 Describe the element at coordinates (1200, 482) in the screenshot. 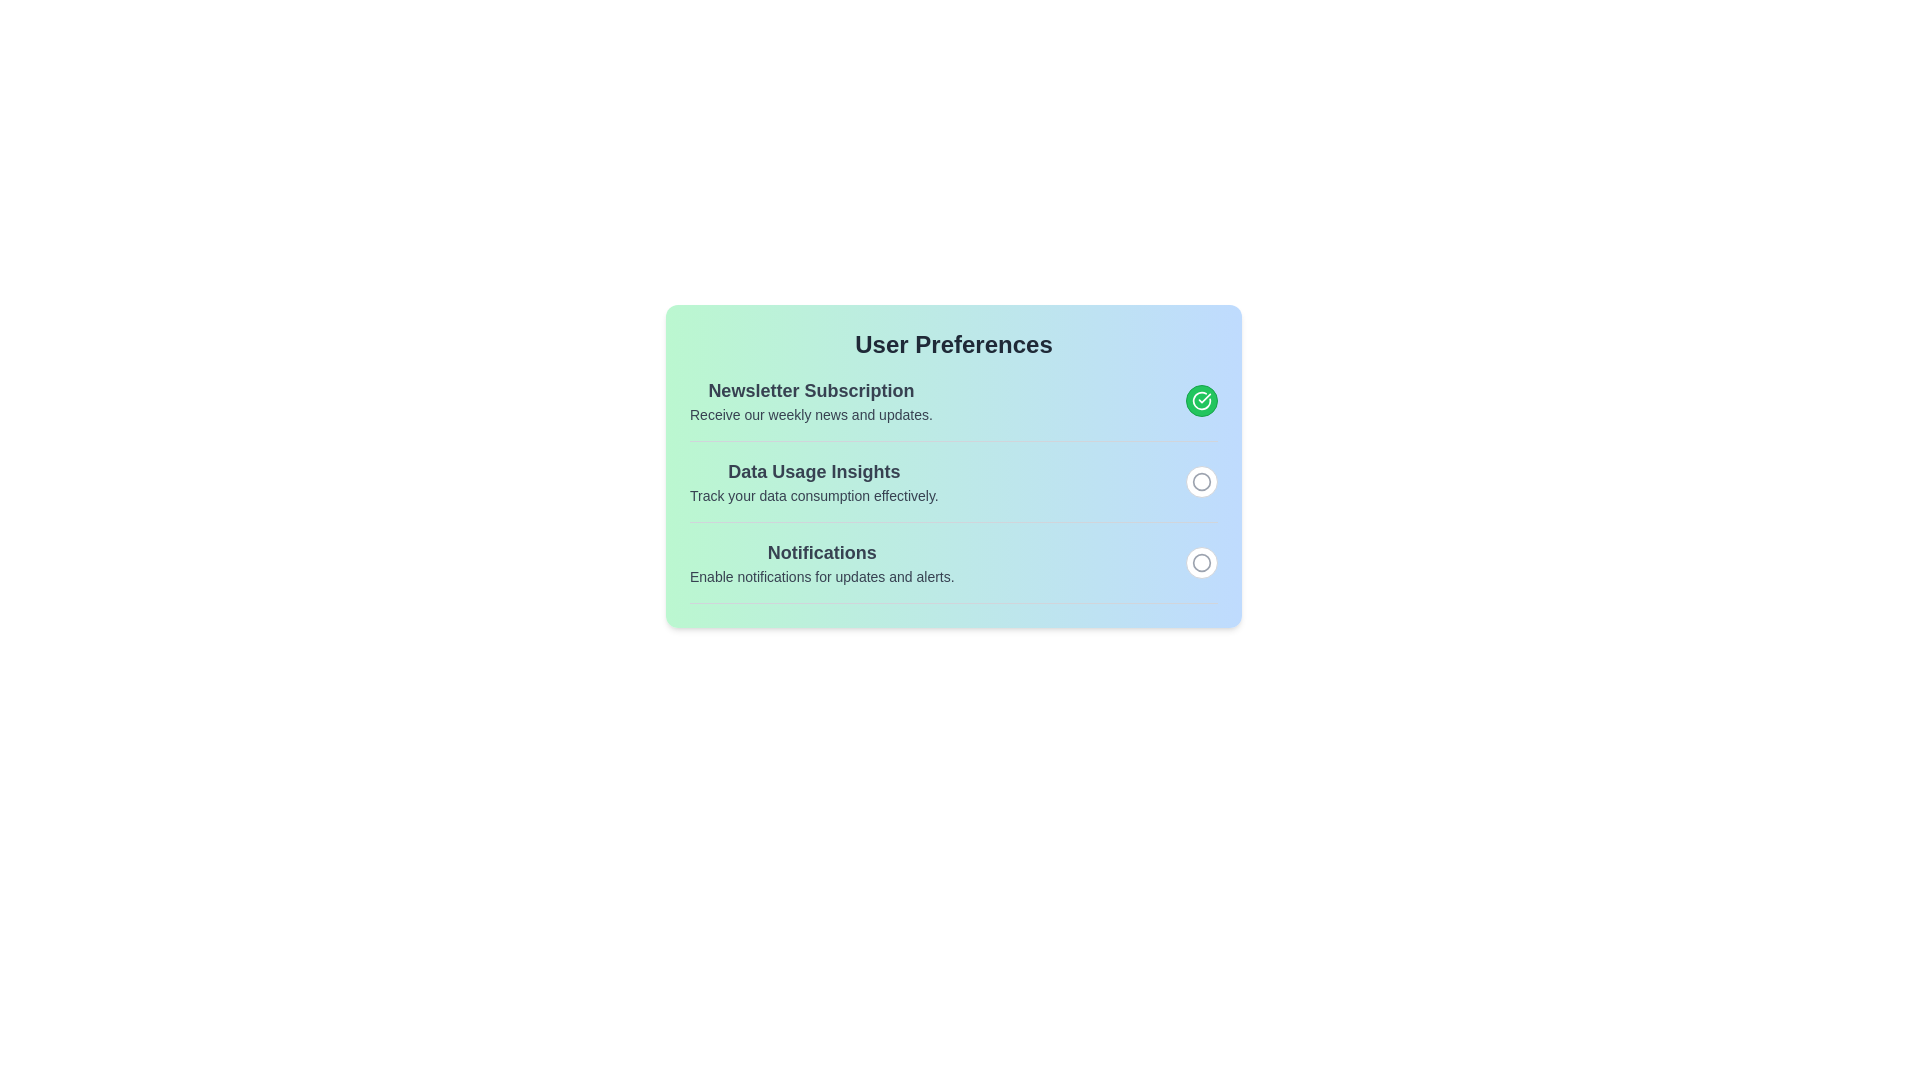

I see `the circular selectable option located to the right of the 'Notifications' label in the user preferences panel` at that location.